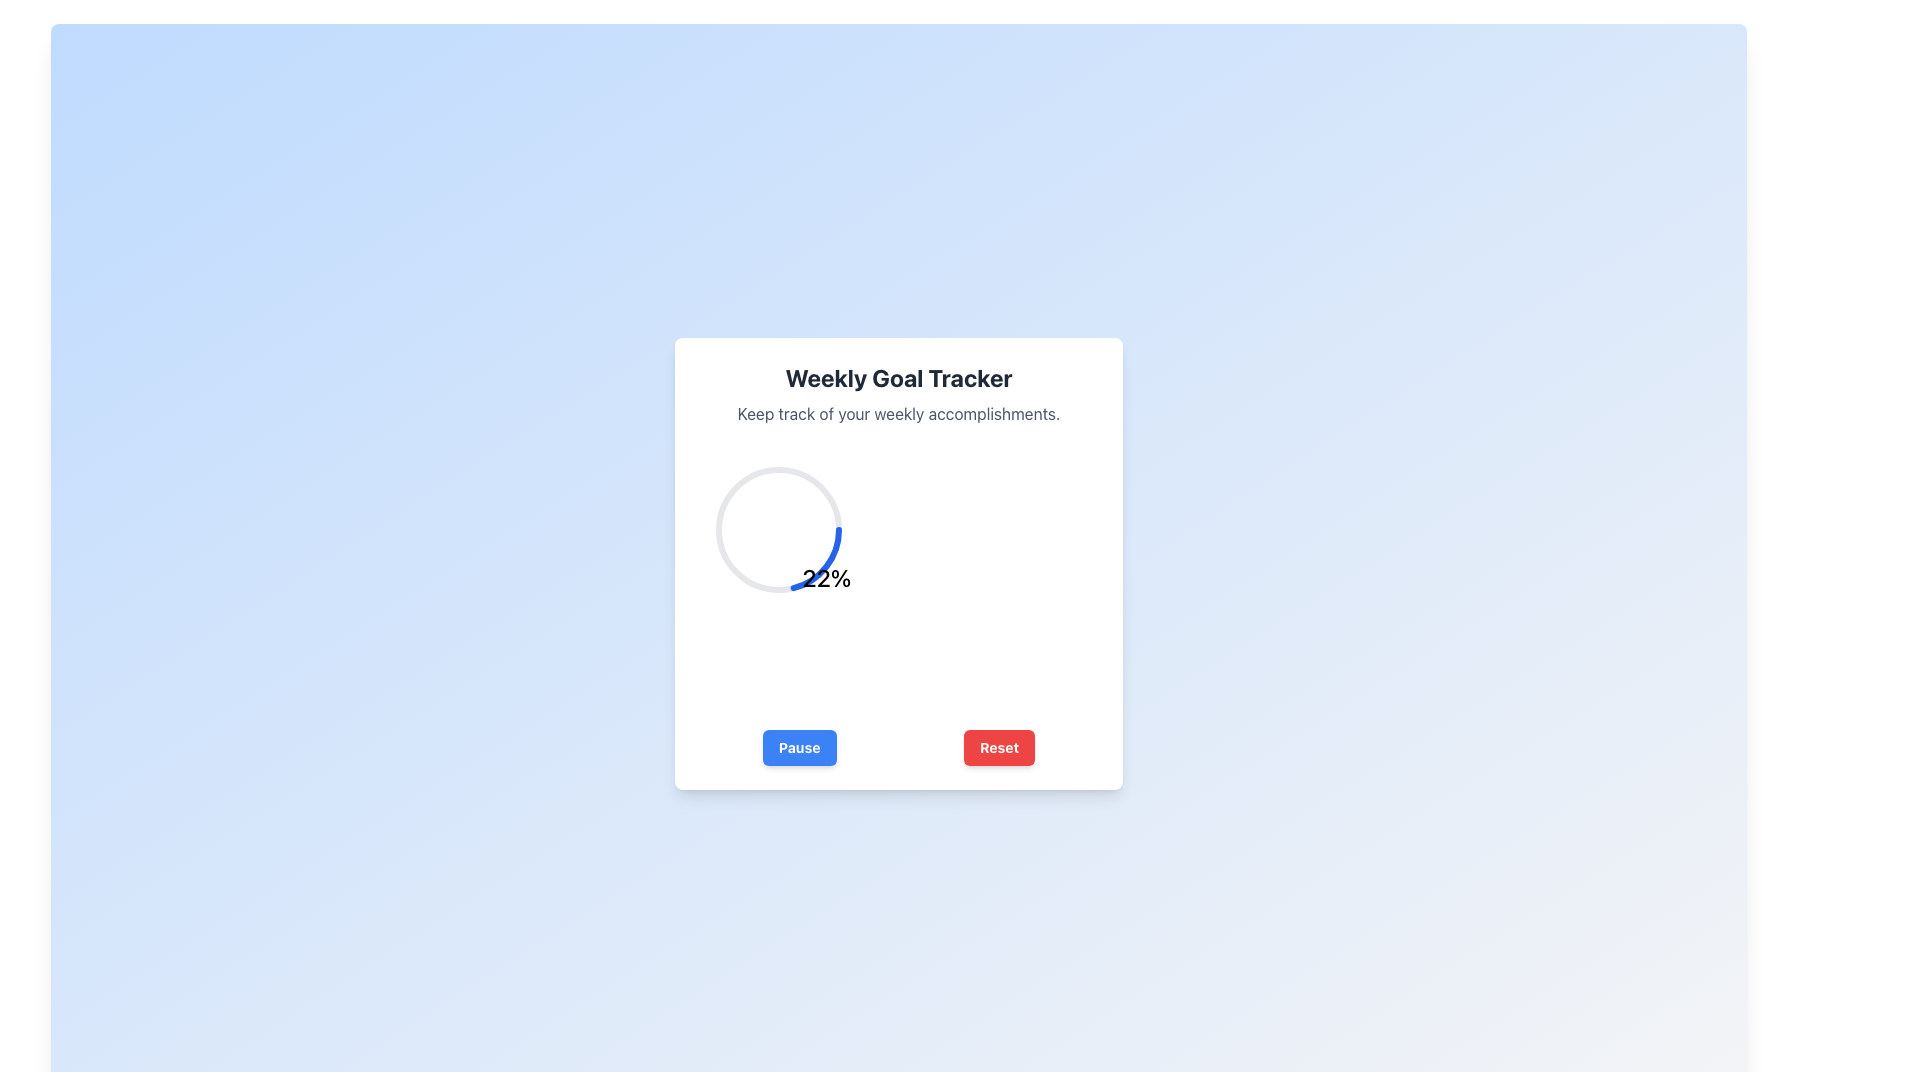 The height and width of the screenshot is (1080, 1920). I want to click on the bright blue 'Pause' button located at the bottom section of the 'Weekly Goal Tracker' panel, so click(798, 748).